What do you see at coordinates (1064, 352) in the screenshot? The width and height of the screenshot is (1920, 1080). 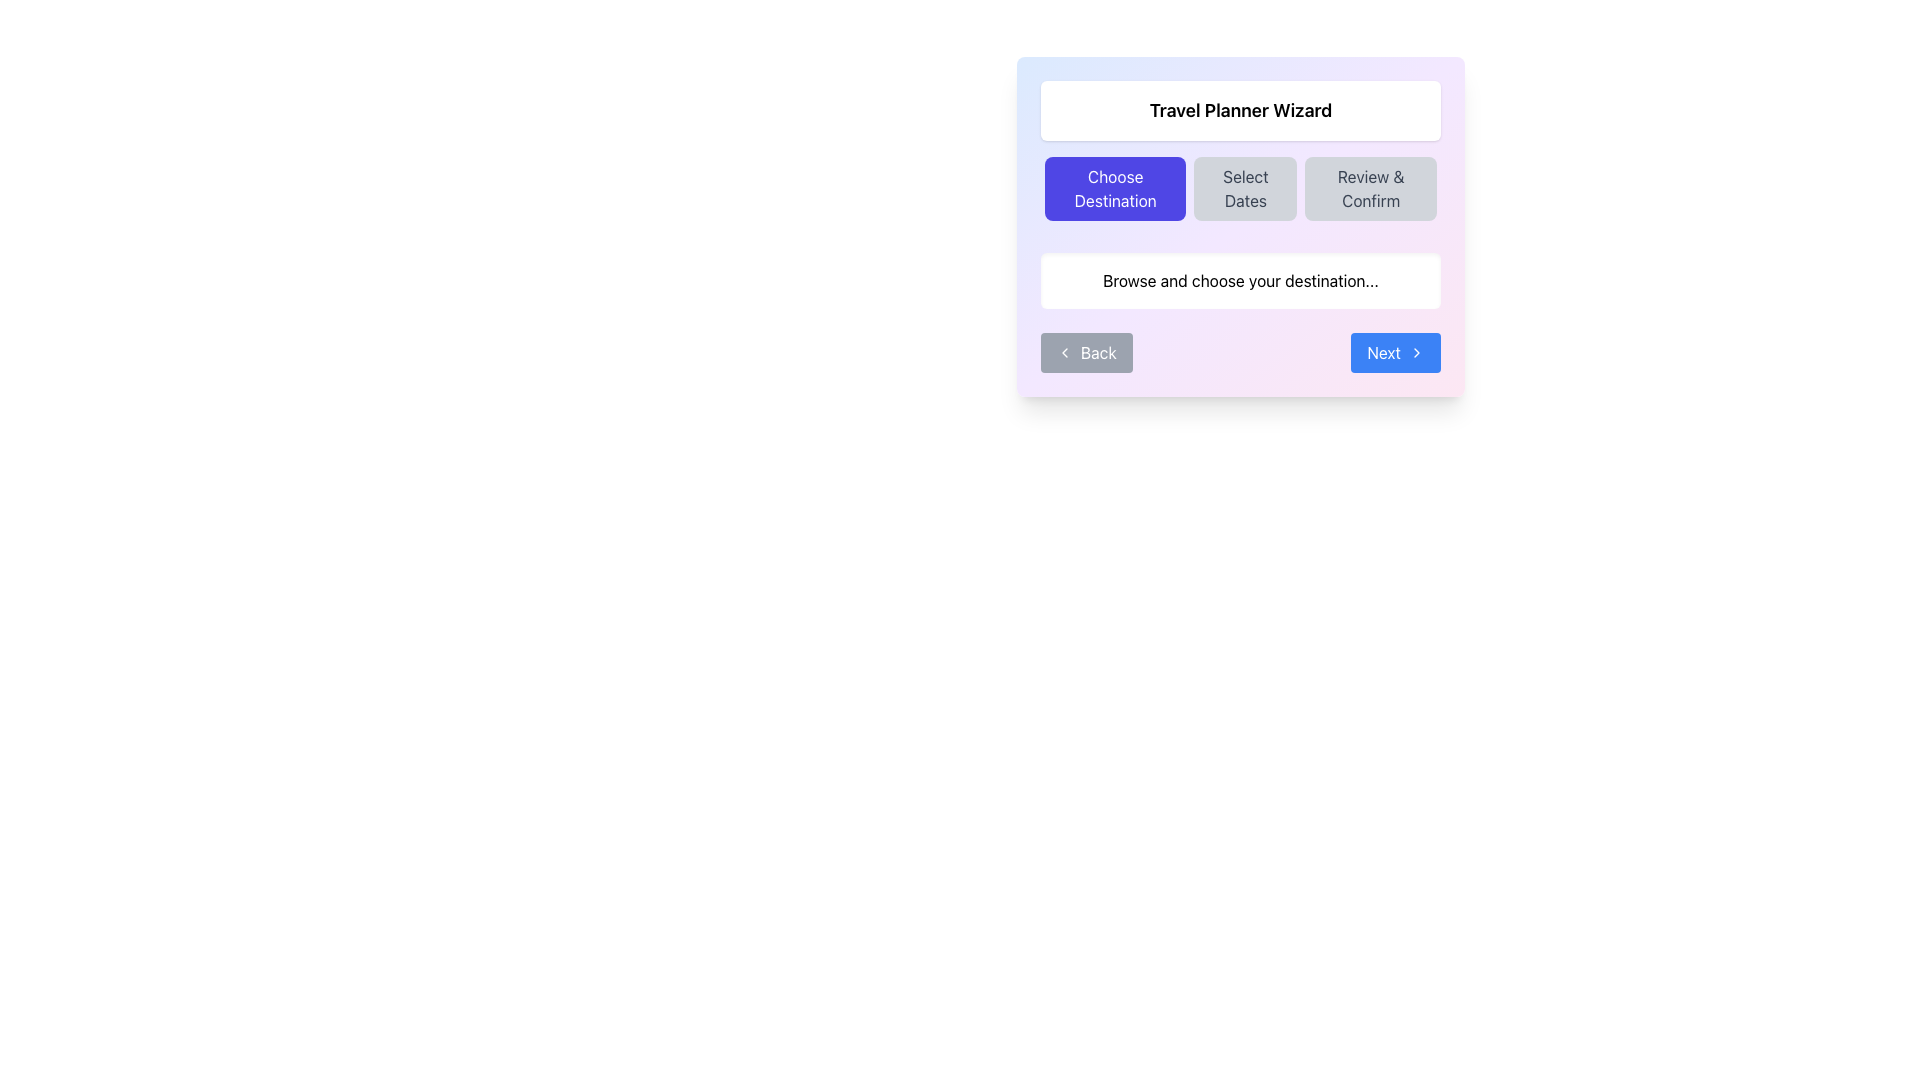 I see `the left-pointing arrow icon inside the 'Back' button located at the bottom-left corner of the form to visually reinforce the action of going back to a previous step` at bounding box center [1064, 352].